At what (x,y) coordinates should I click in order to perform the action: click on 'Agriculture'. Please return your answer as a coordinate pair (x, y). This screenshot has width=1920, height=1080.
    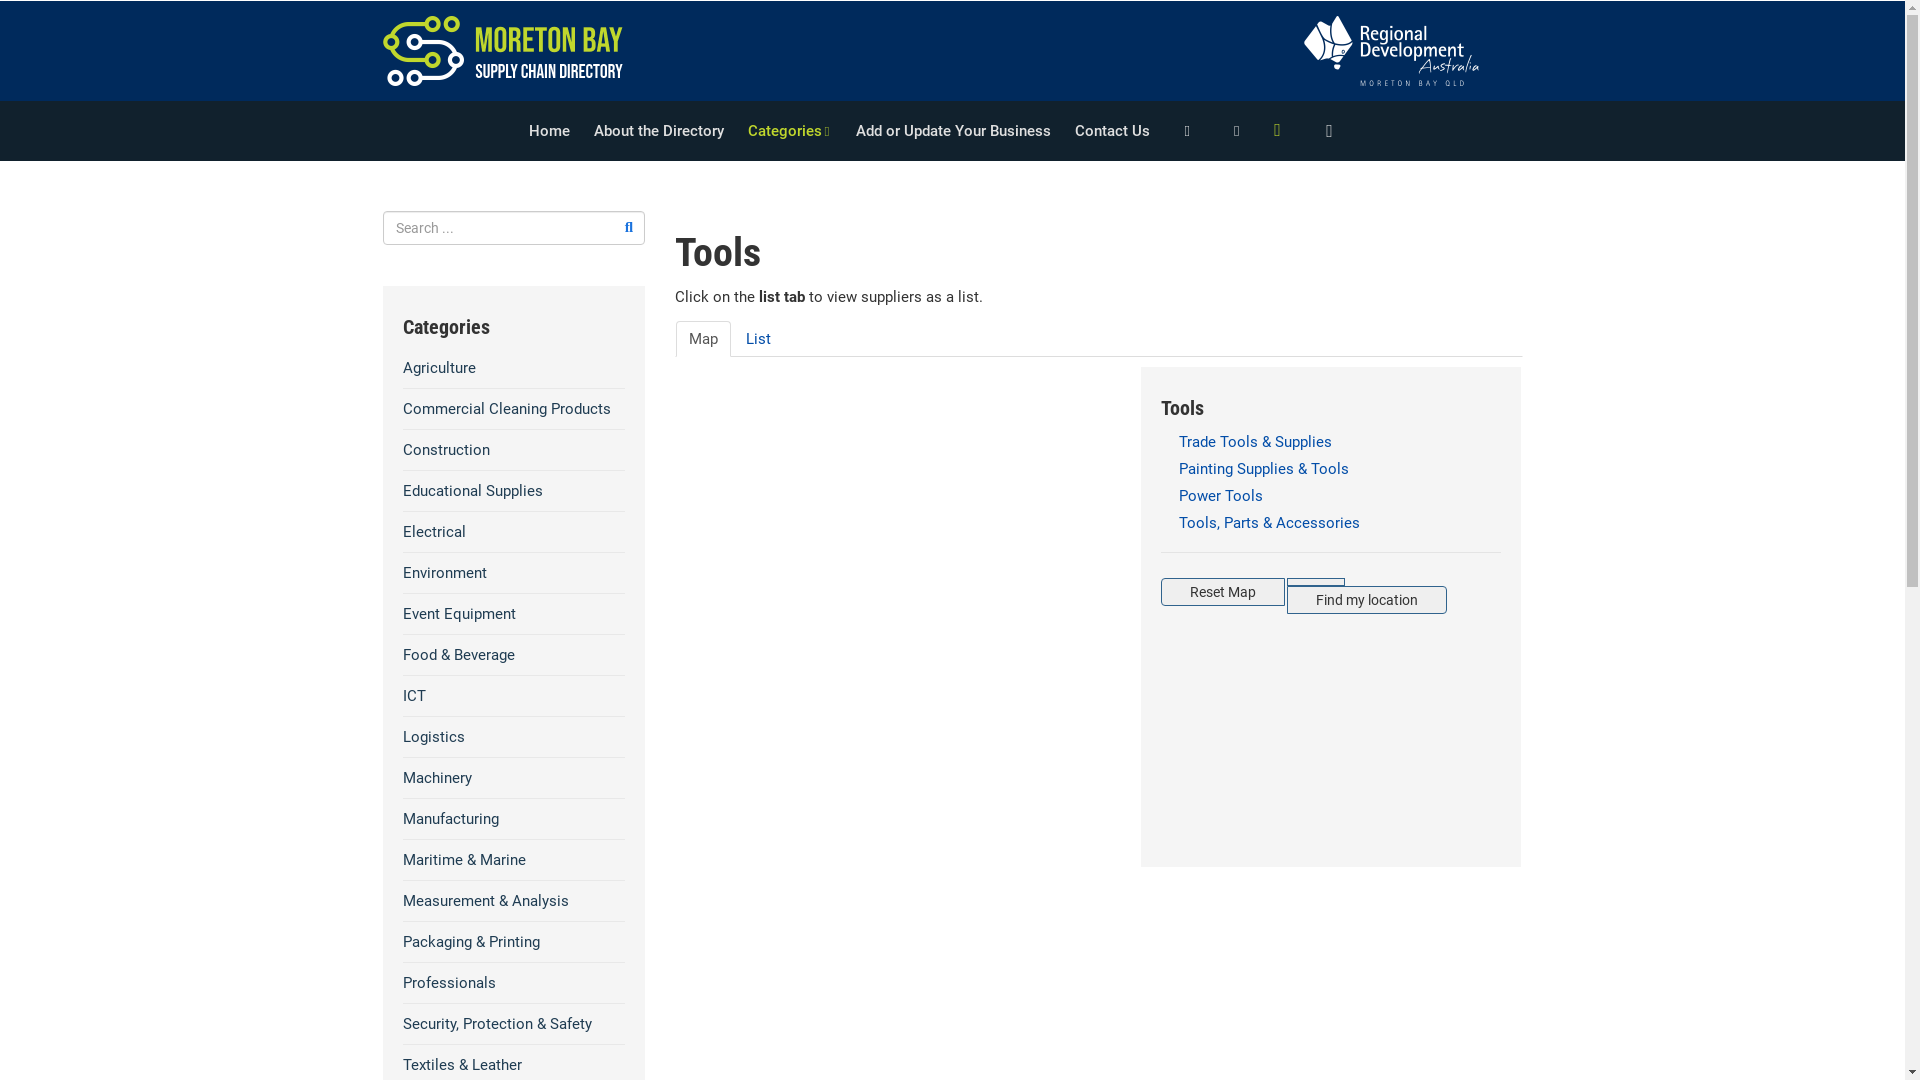
    Looking at the image, I should click on (513, 367).